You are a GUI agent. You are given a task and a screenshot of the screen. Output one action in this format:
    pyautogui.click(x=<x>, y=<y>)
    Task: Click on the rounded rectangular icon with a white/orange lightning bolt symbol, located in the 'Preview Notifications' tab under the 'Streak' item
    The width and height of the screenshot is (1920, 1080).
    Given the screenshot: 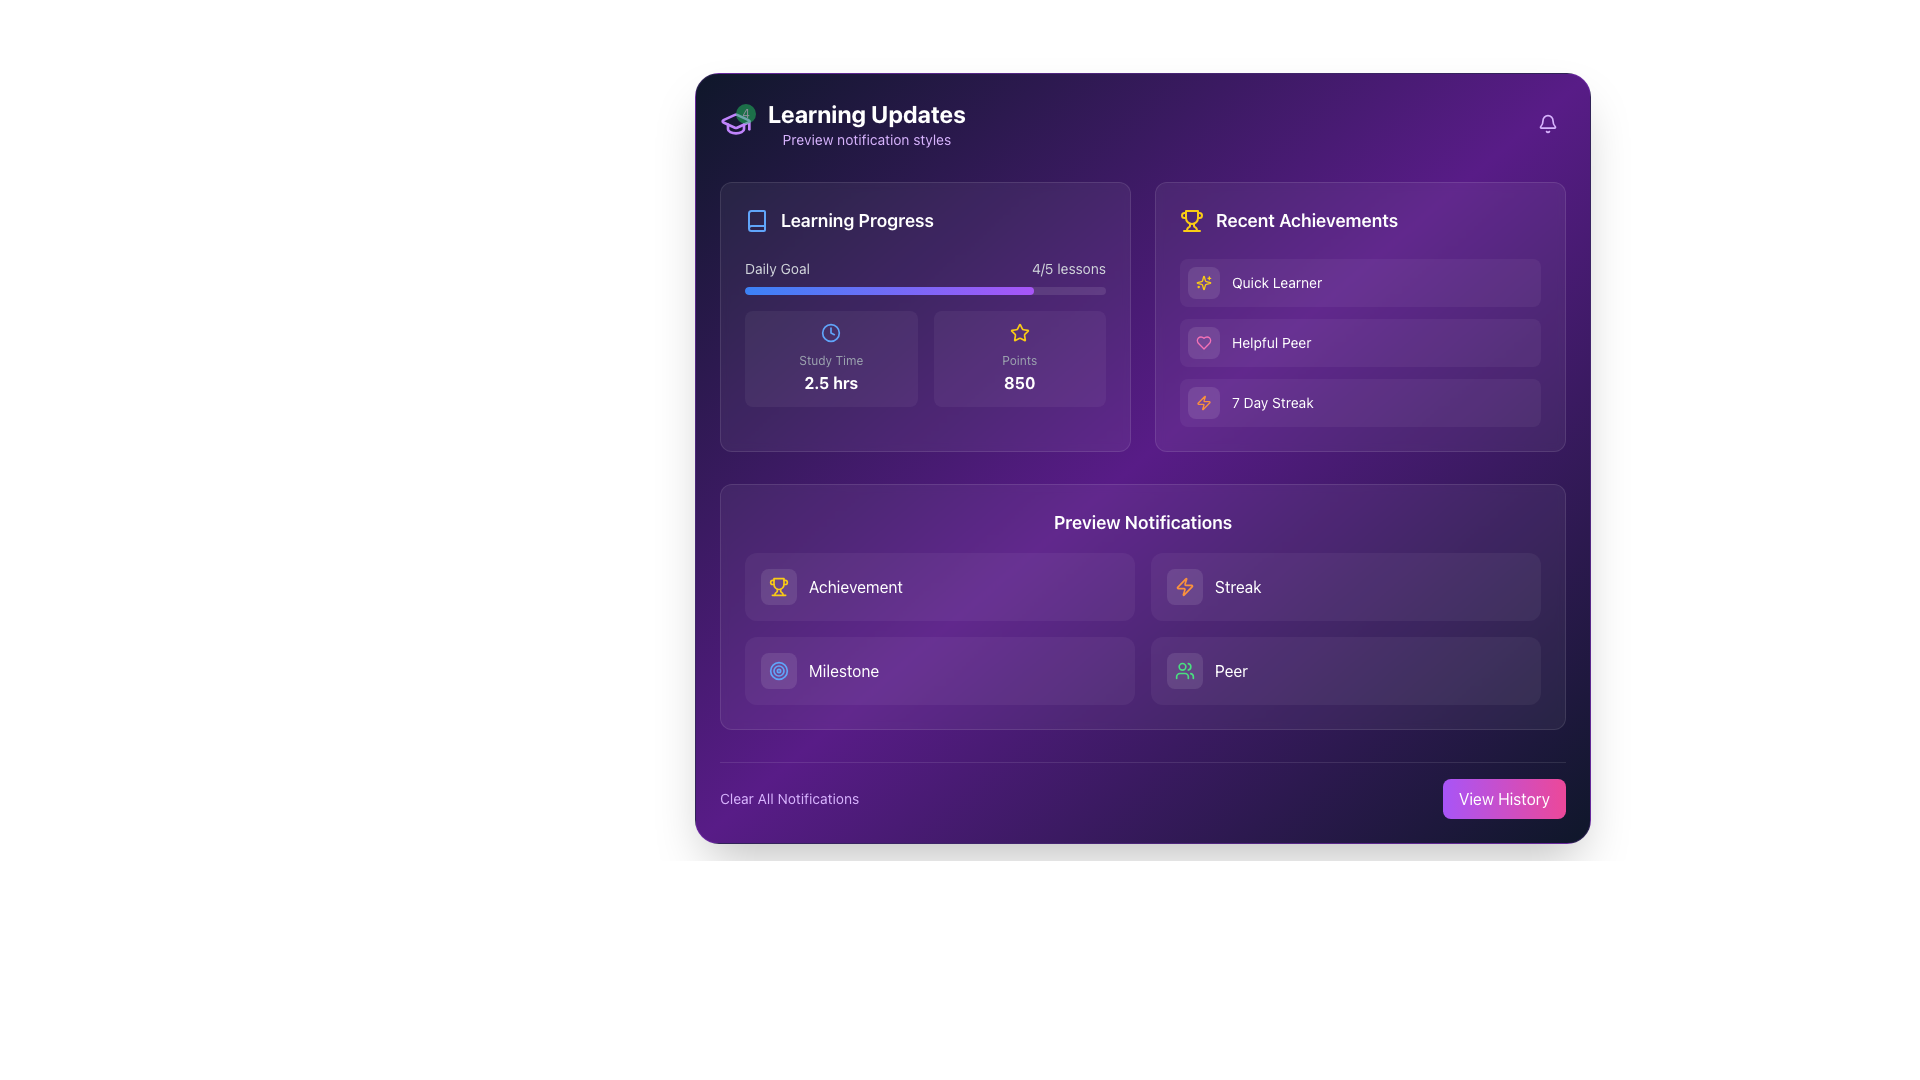 What is the action you would take?
    pyautogui.click(x=1185, y=585)
    